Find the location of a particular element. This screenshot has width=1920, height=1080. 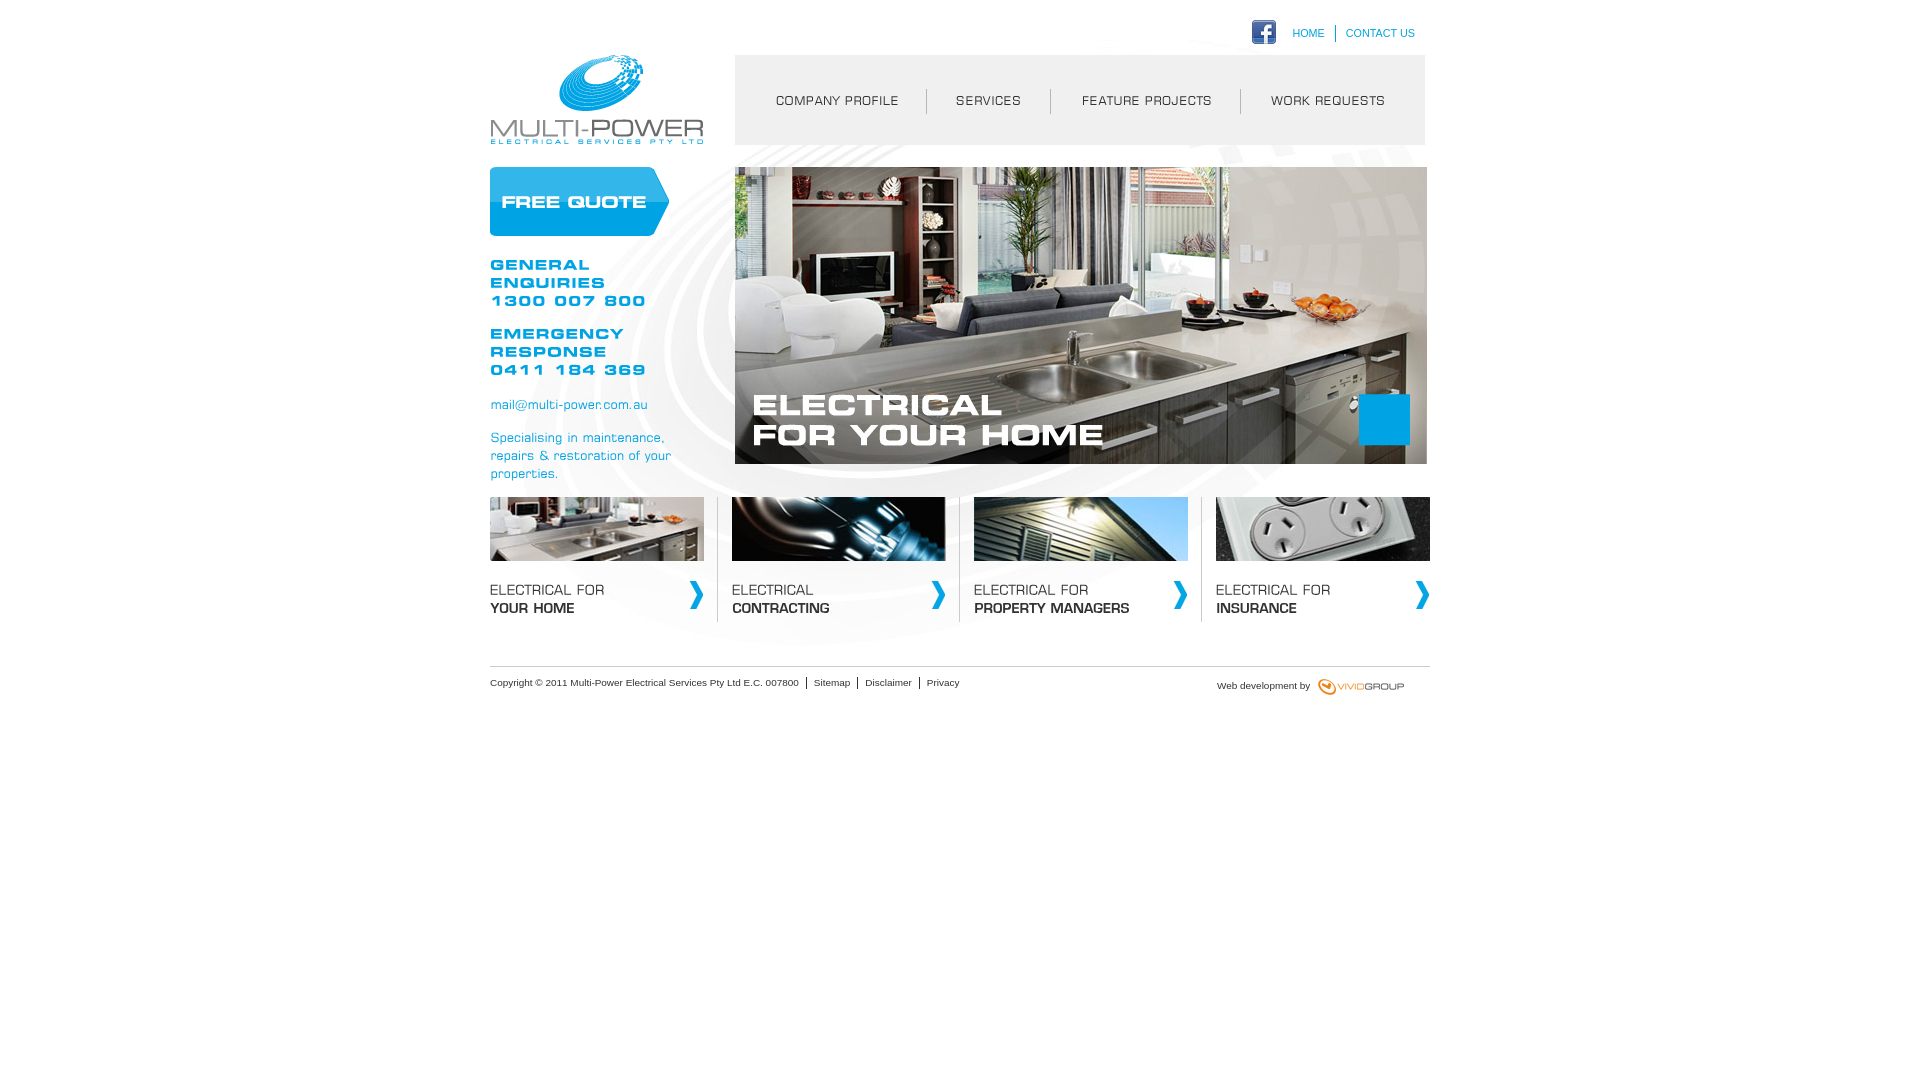

'Disclaimer' is located at coordinates (864, 681).